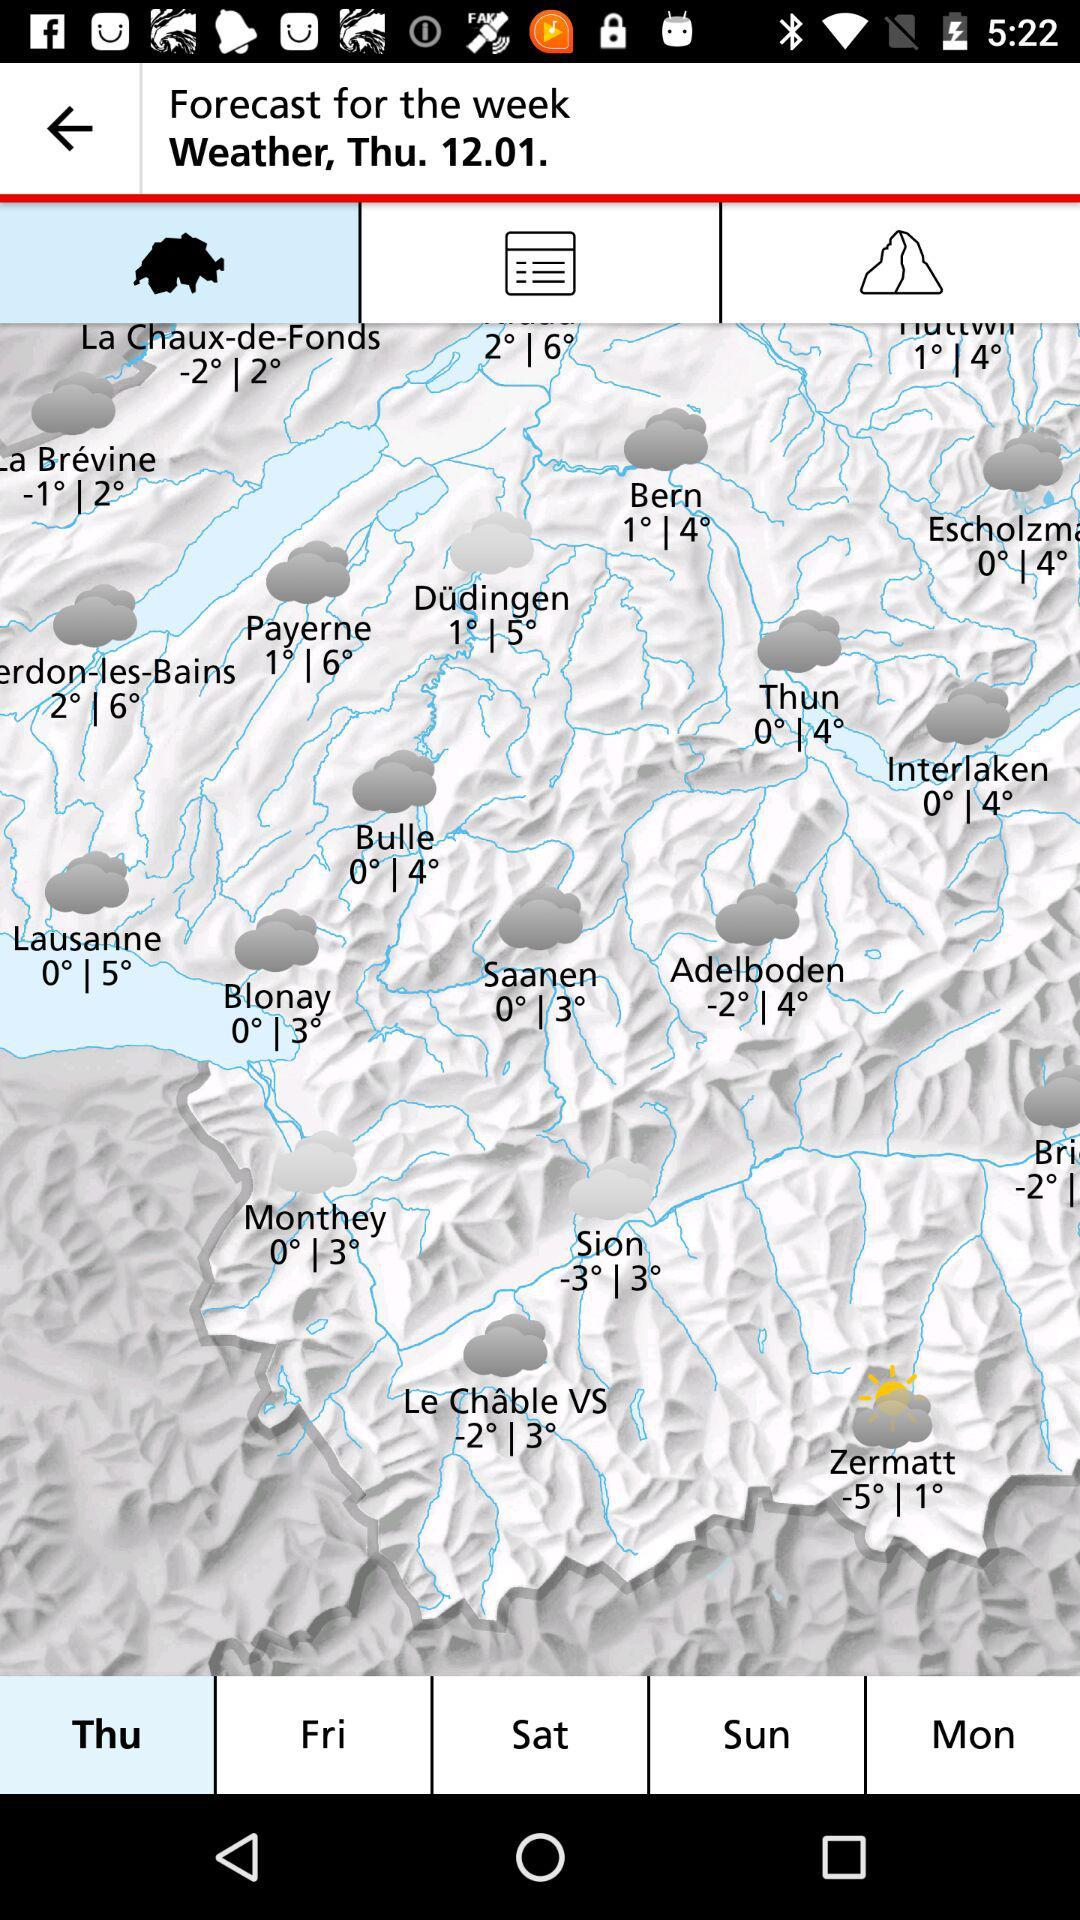  Describe the element at coordinates (972, 1734) in the screenshot. I see `icon next to sun icon` at that location.